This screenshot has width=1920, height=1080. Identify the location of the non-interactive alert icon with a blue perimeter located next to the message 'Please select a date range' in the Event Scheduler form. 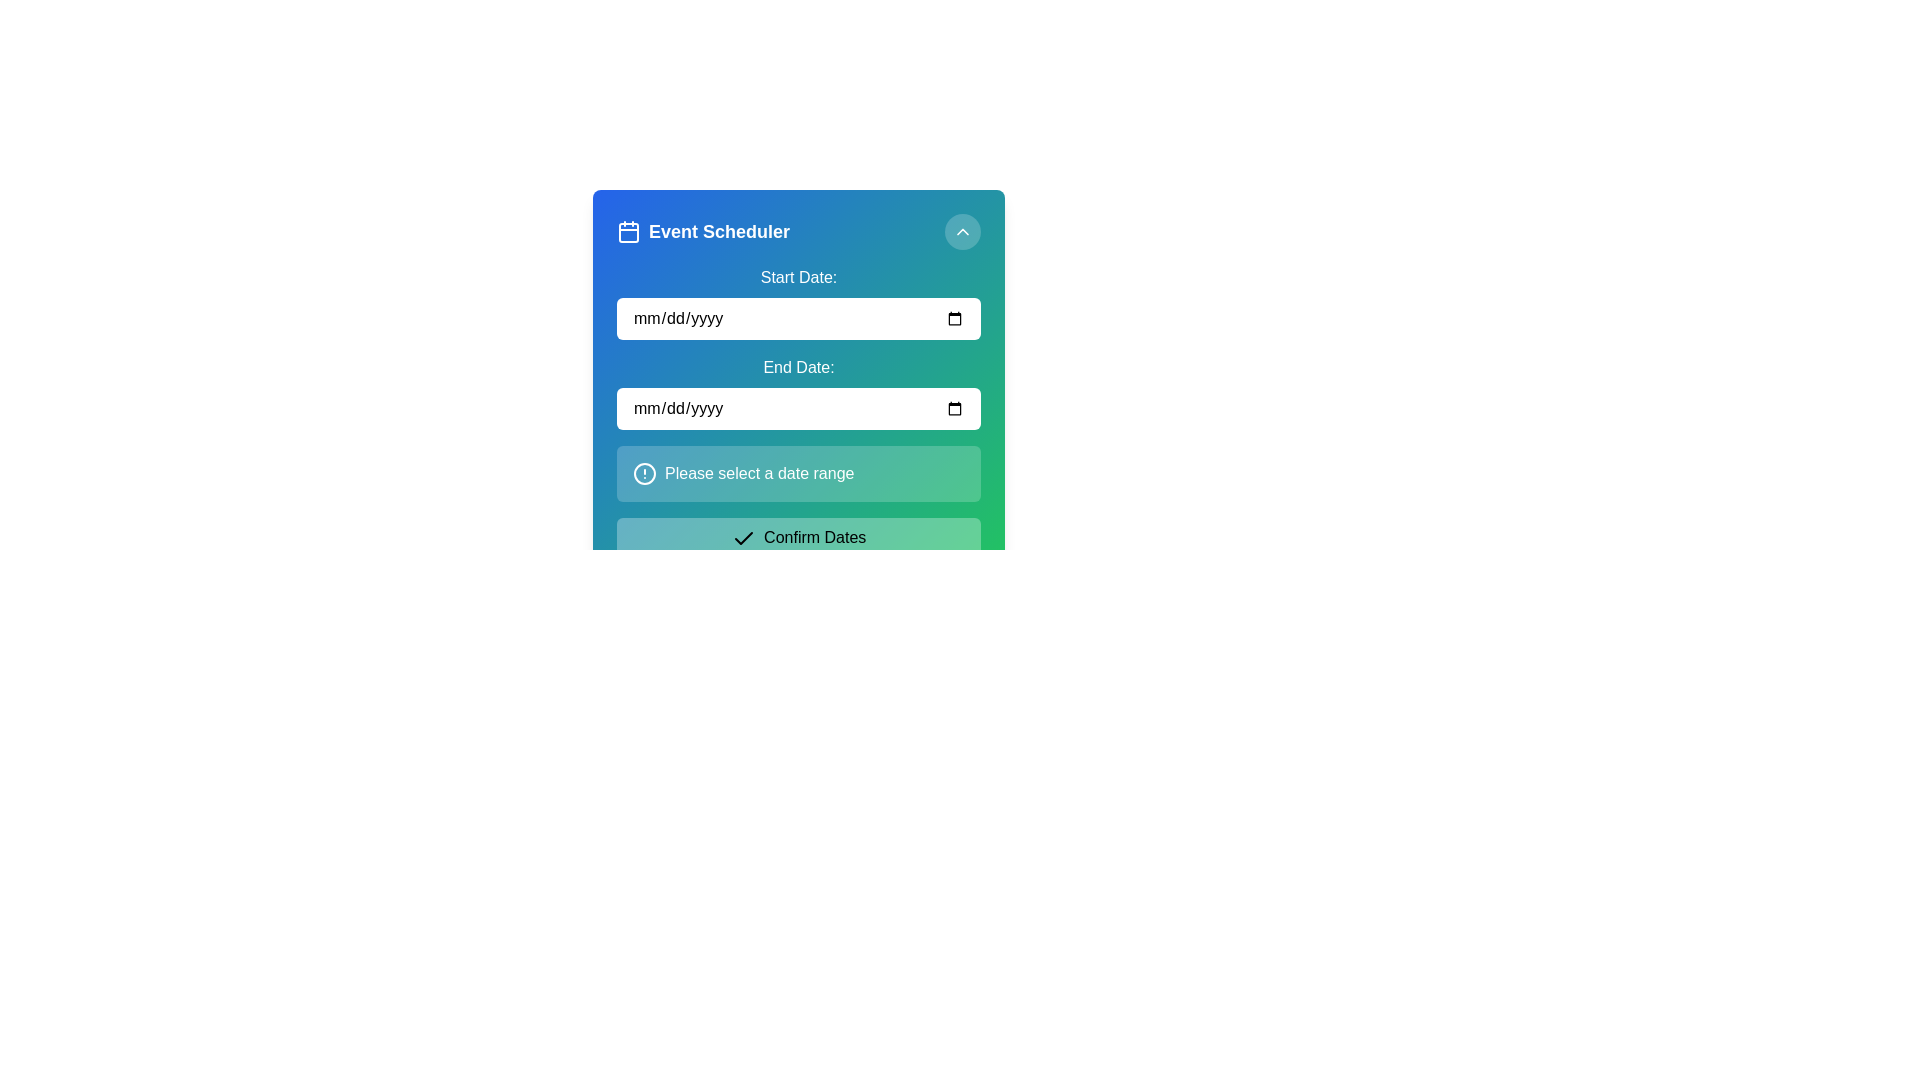
(644, 474).